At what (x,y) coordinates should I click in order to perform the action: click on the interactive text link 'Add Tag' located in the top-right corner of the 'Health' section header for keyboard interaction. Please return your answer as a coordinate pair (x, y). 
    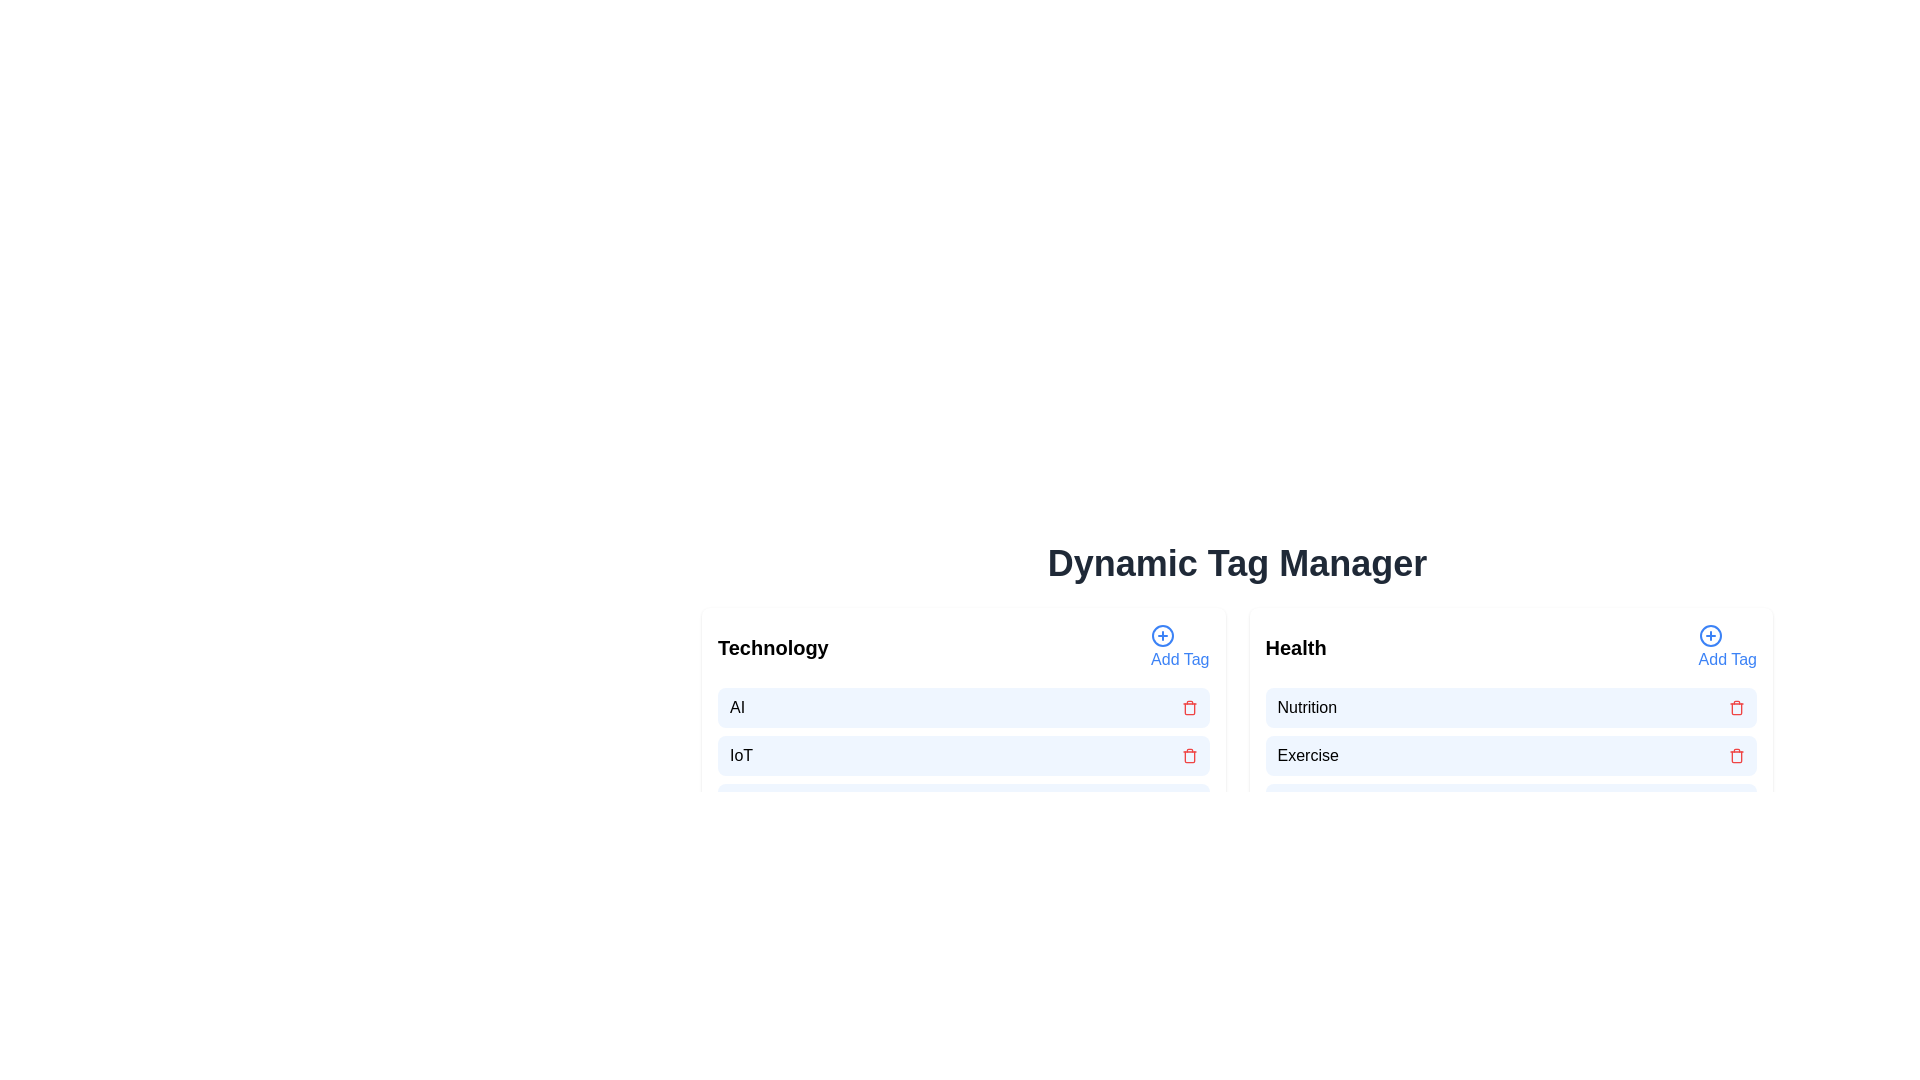
    Looking at the image, I should click on (1726, 648).